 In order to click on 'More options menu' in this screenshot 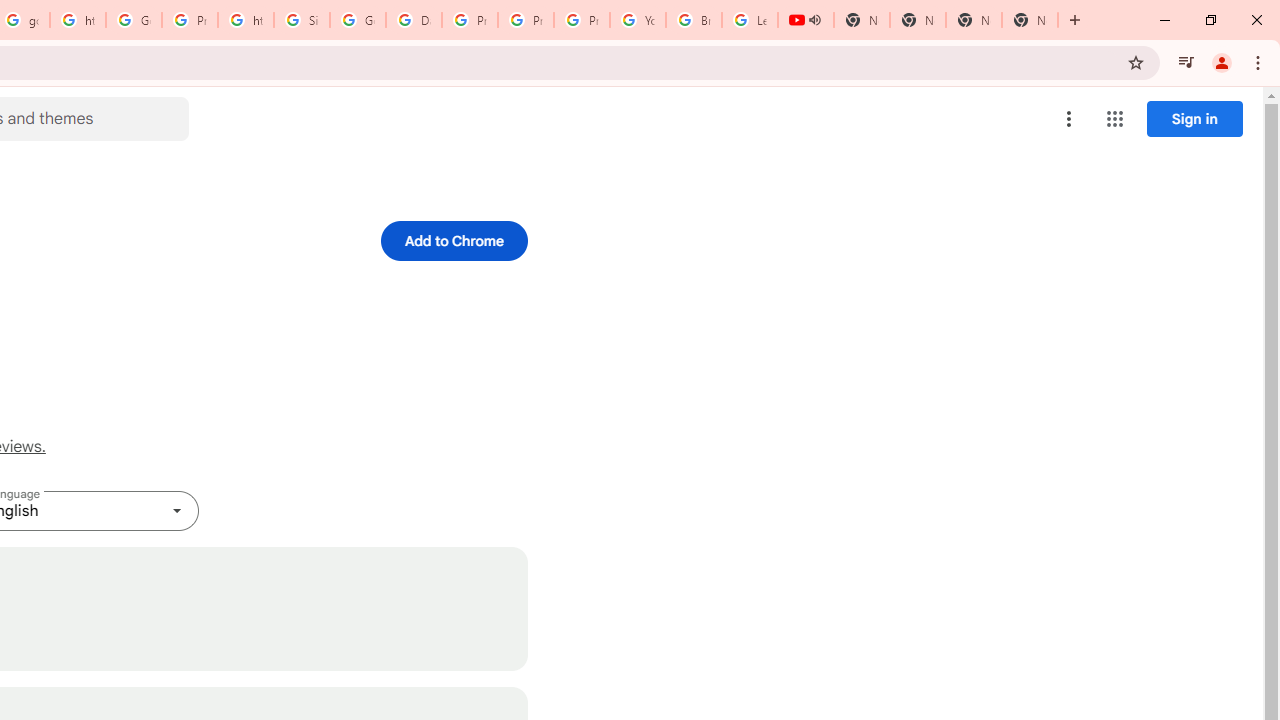, I will do `click(1068, 119)`.